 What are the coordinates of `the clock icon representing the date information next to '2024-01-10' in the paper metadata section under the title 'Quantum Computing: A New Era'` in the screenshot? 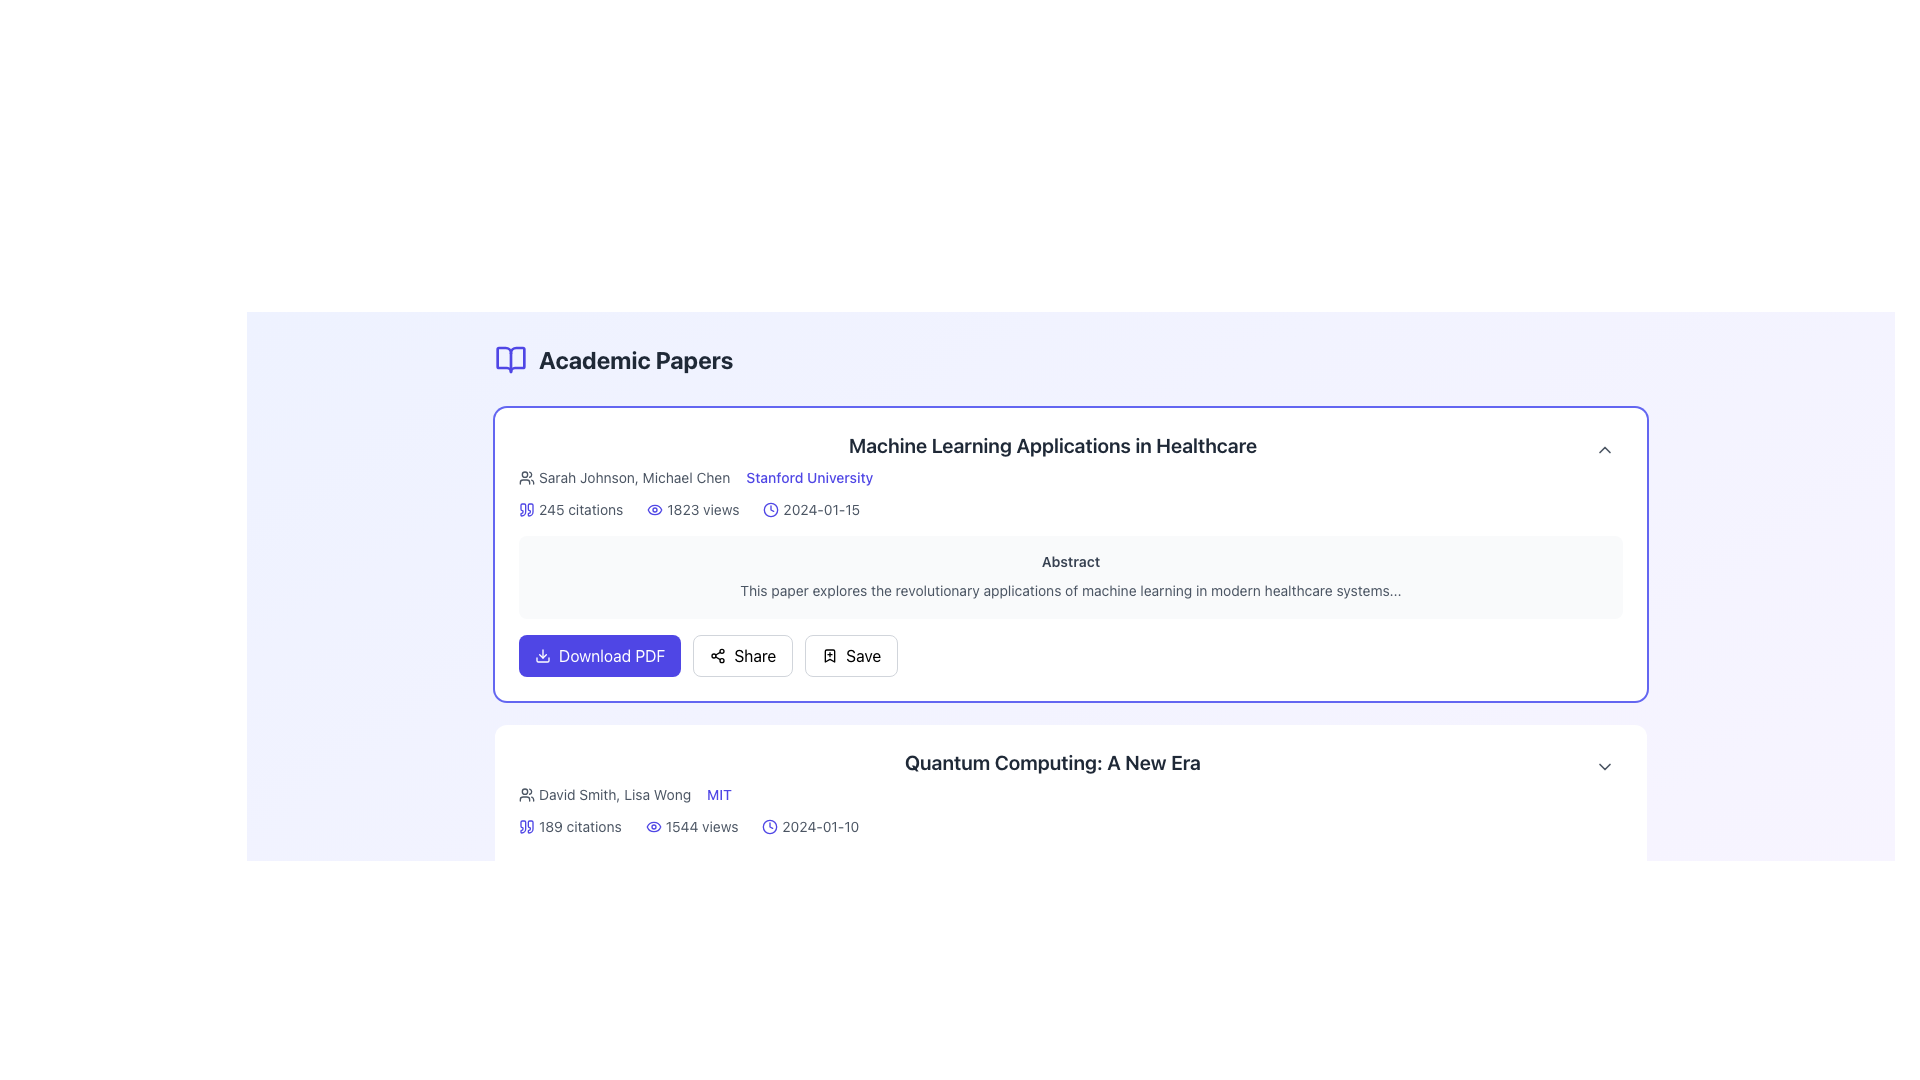 It's located at (769, 826).